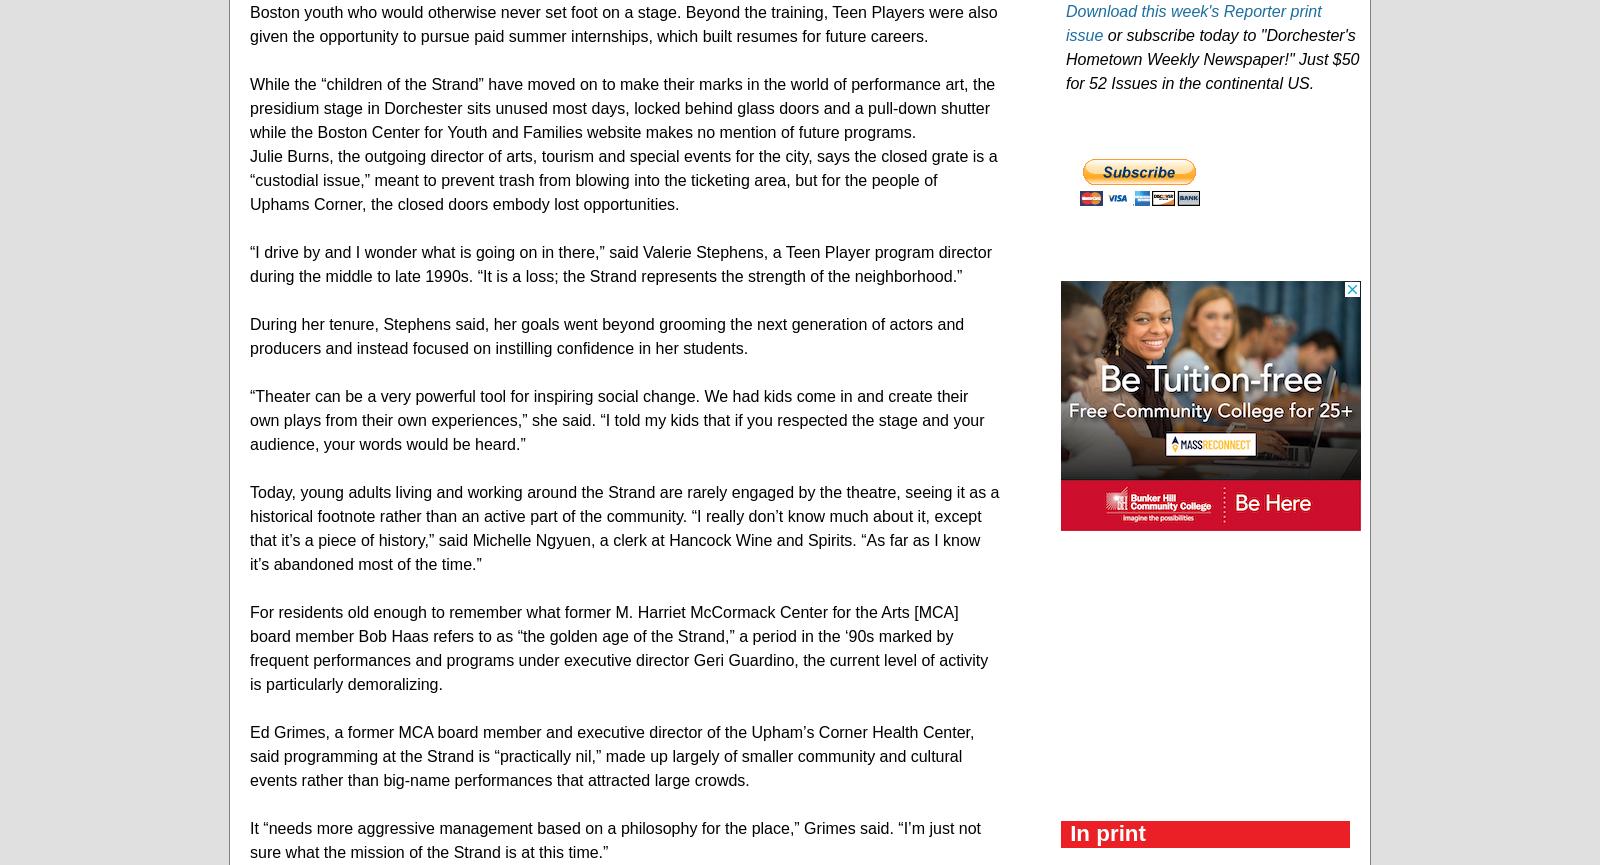  Describe the element at coordinates (1108, 831) in the screenshot. I see `'In print'` at that location.